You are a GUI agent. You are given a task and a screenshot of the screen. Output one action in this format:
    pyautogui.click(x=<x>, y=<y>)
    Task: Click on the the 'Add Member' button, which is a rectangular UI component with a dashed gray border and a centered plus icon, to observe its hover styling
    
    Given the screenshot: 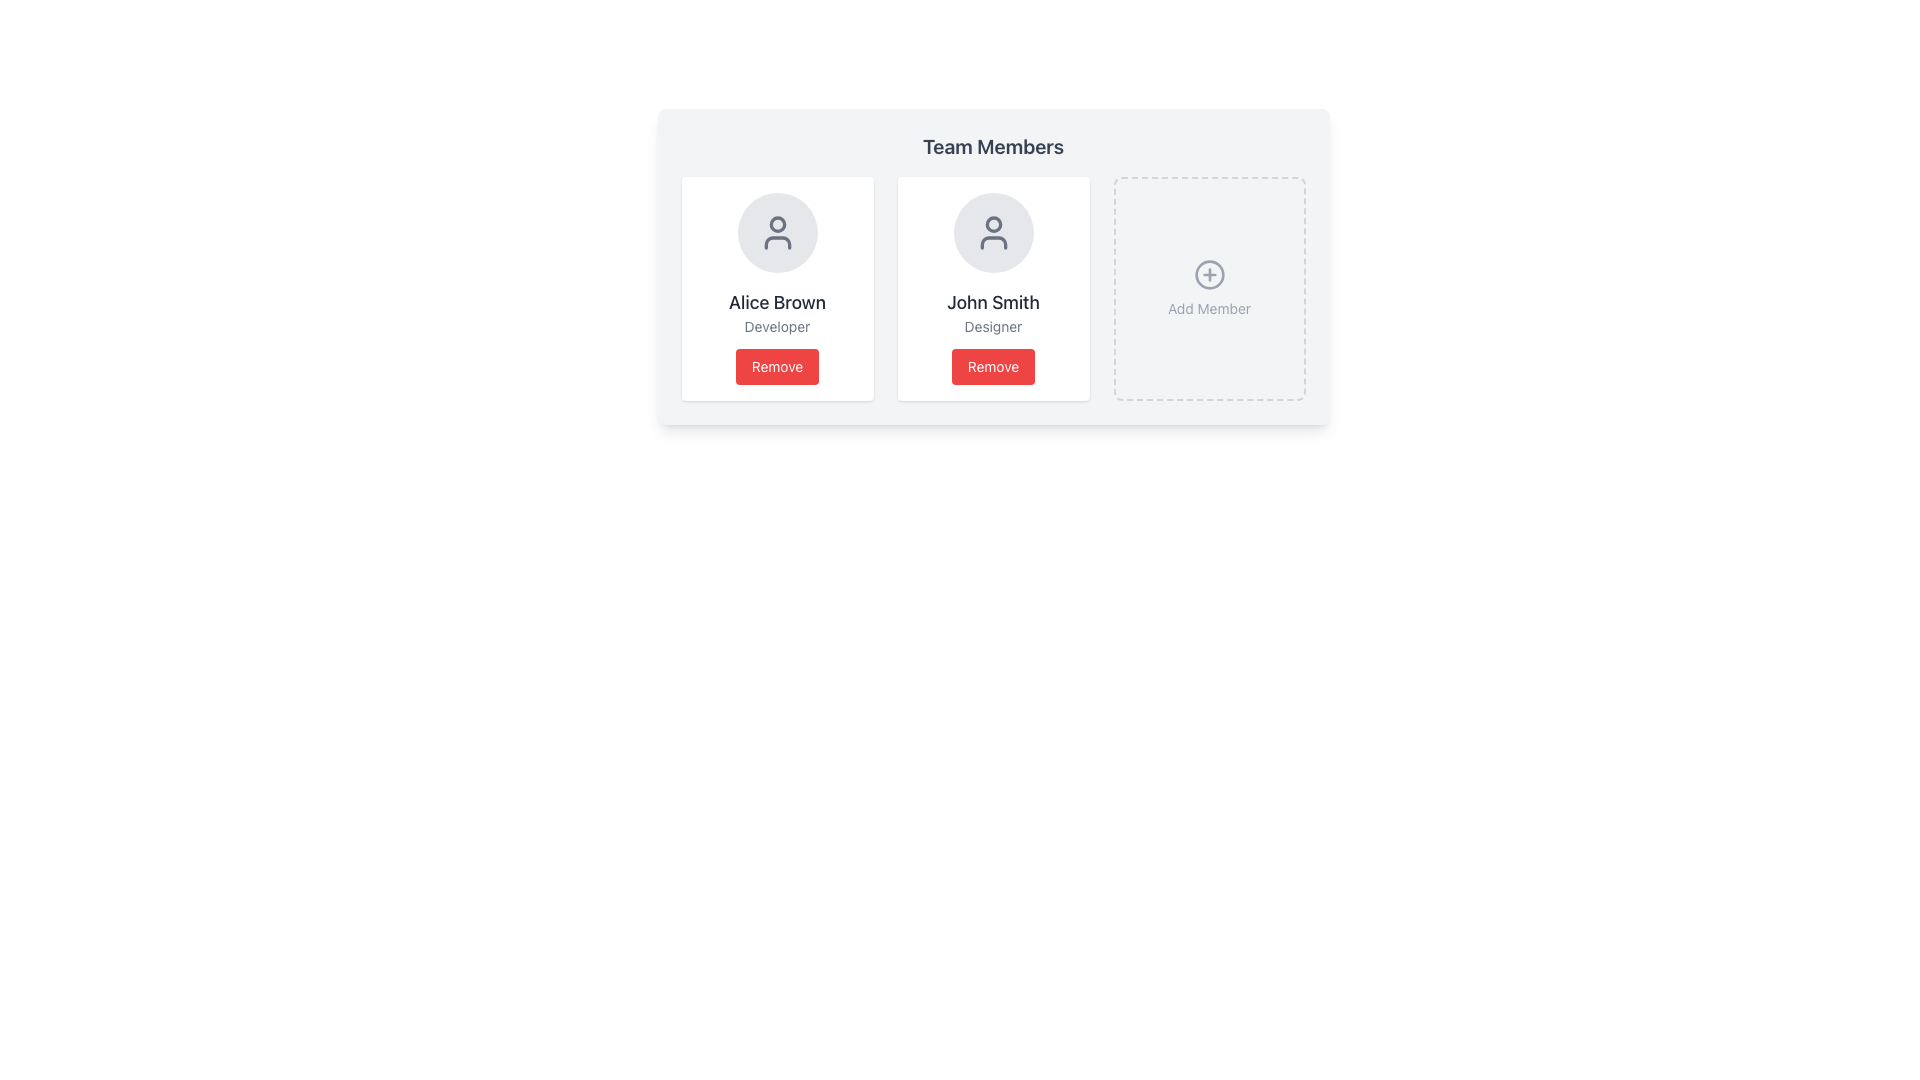 What is the action you would take?
    pyautogui.click(x=1208, y=289)
    